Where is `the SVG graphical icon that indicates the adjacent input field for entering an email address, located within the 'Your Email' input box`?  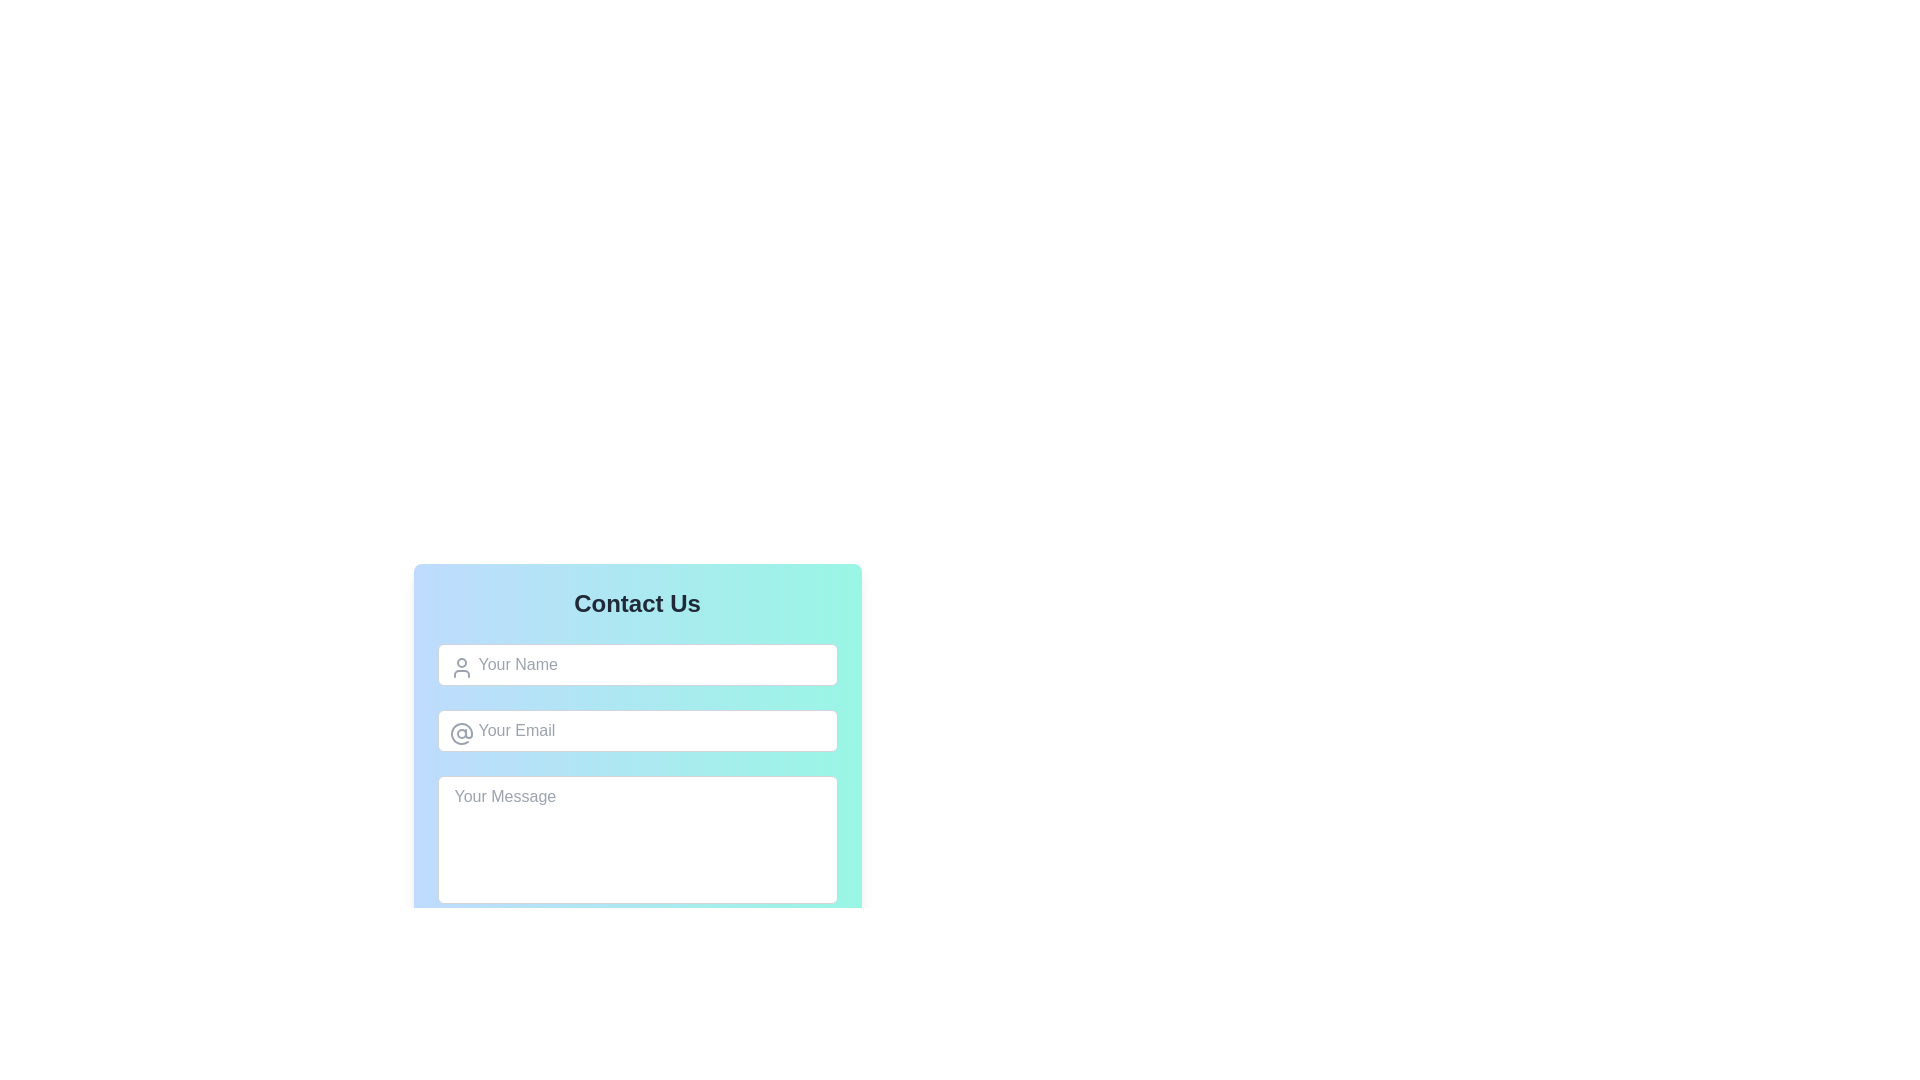 the SVG graphical icon that indicates the adjacent input field for entering an email address, located within the 'Your Email' input box is located at coordinates (460, 733).